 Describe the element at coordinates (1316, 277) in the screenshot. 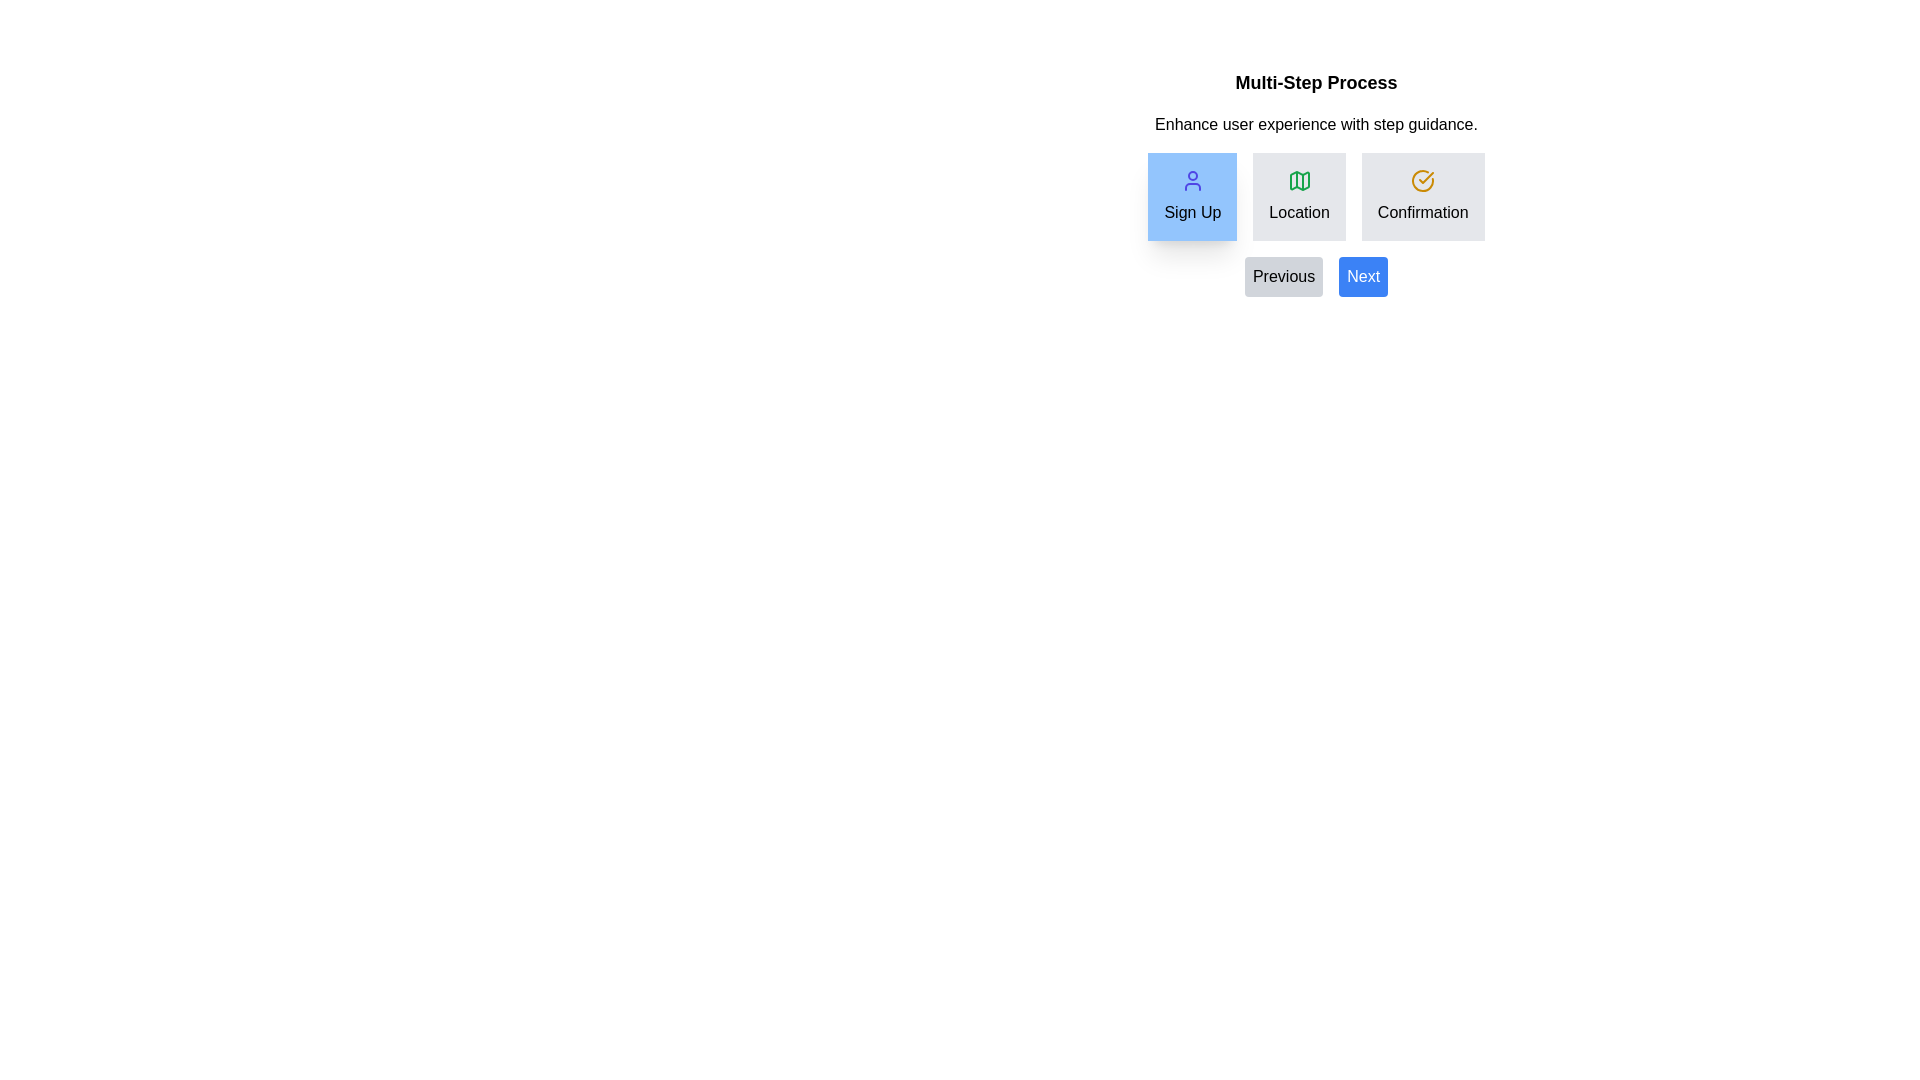

I see `the 'Previous' navigation button located below the 'Sign Up', 'Location', and 'Confirmation' sections to observe a style change` at that location.